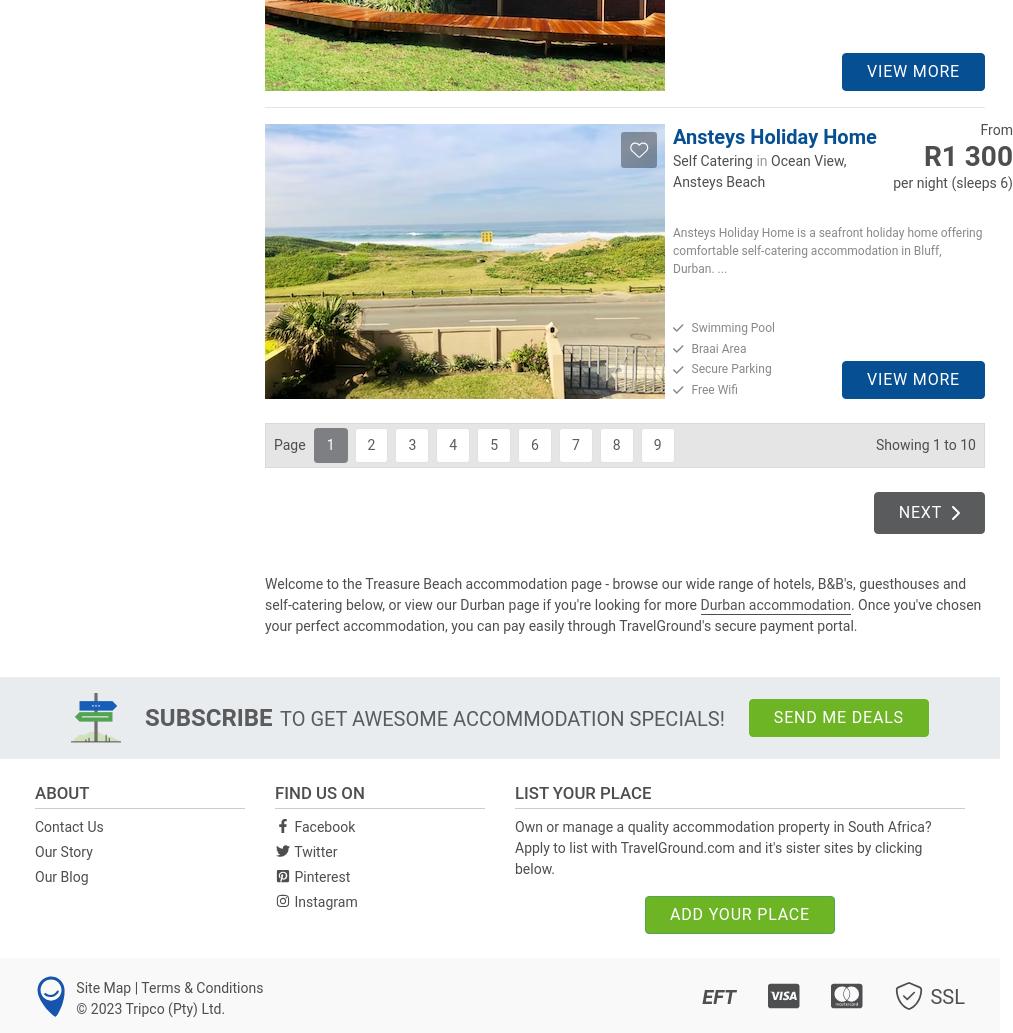  What do you see at coordinates (719, 179) in the screenshot?
I see `'Ansteys Beach'` at bounding box center [719, 179].